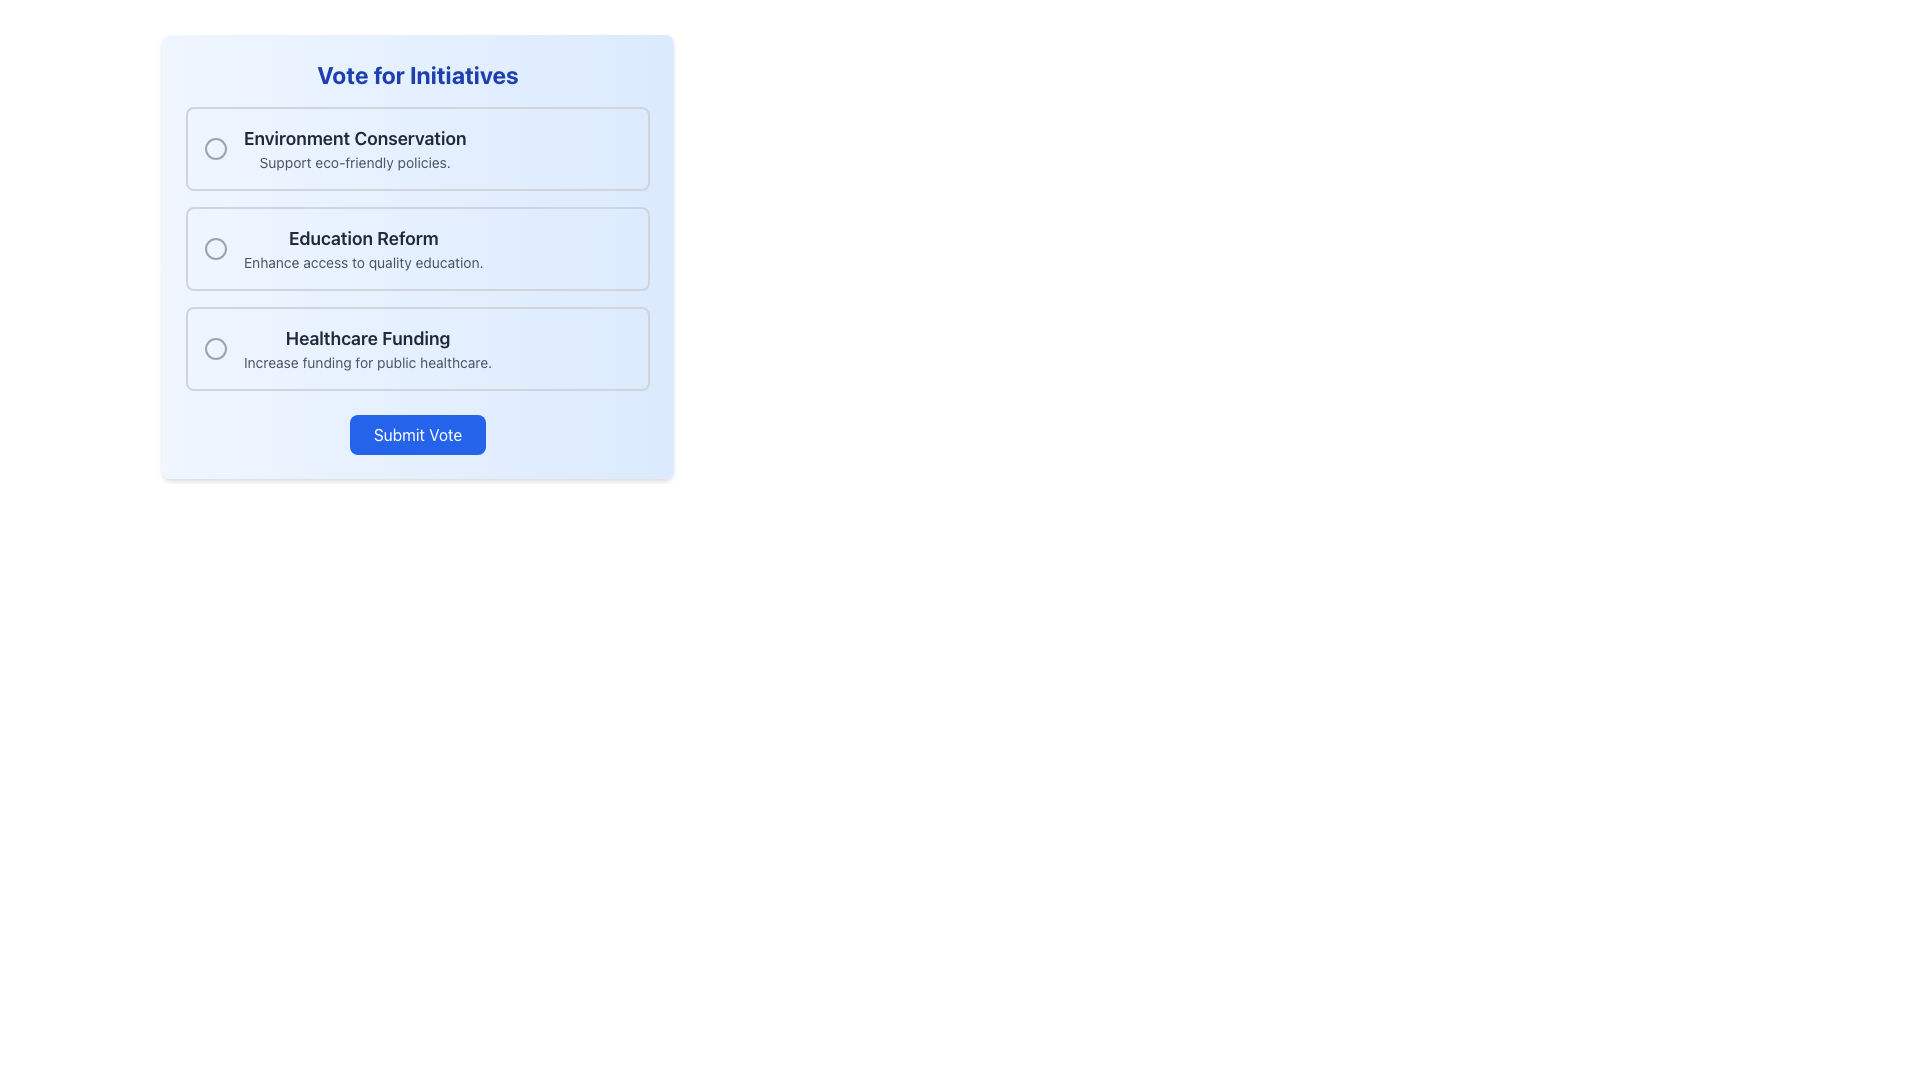 The height and width of the screenshot is (1080, 1920). I want to click on the label text that reads 'Support eco-friendly policies.' which is located below the heading 'Environment Conservation' in the voting interface, so click(355, 161).